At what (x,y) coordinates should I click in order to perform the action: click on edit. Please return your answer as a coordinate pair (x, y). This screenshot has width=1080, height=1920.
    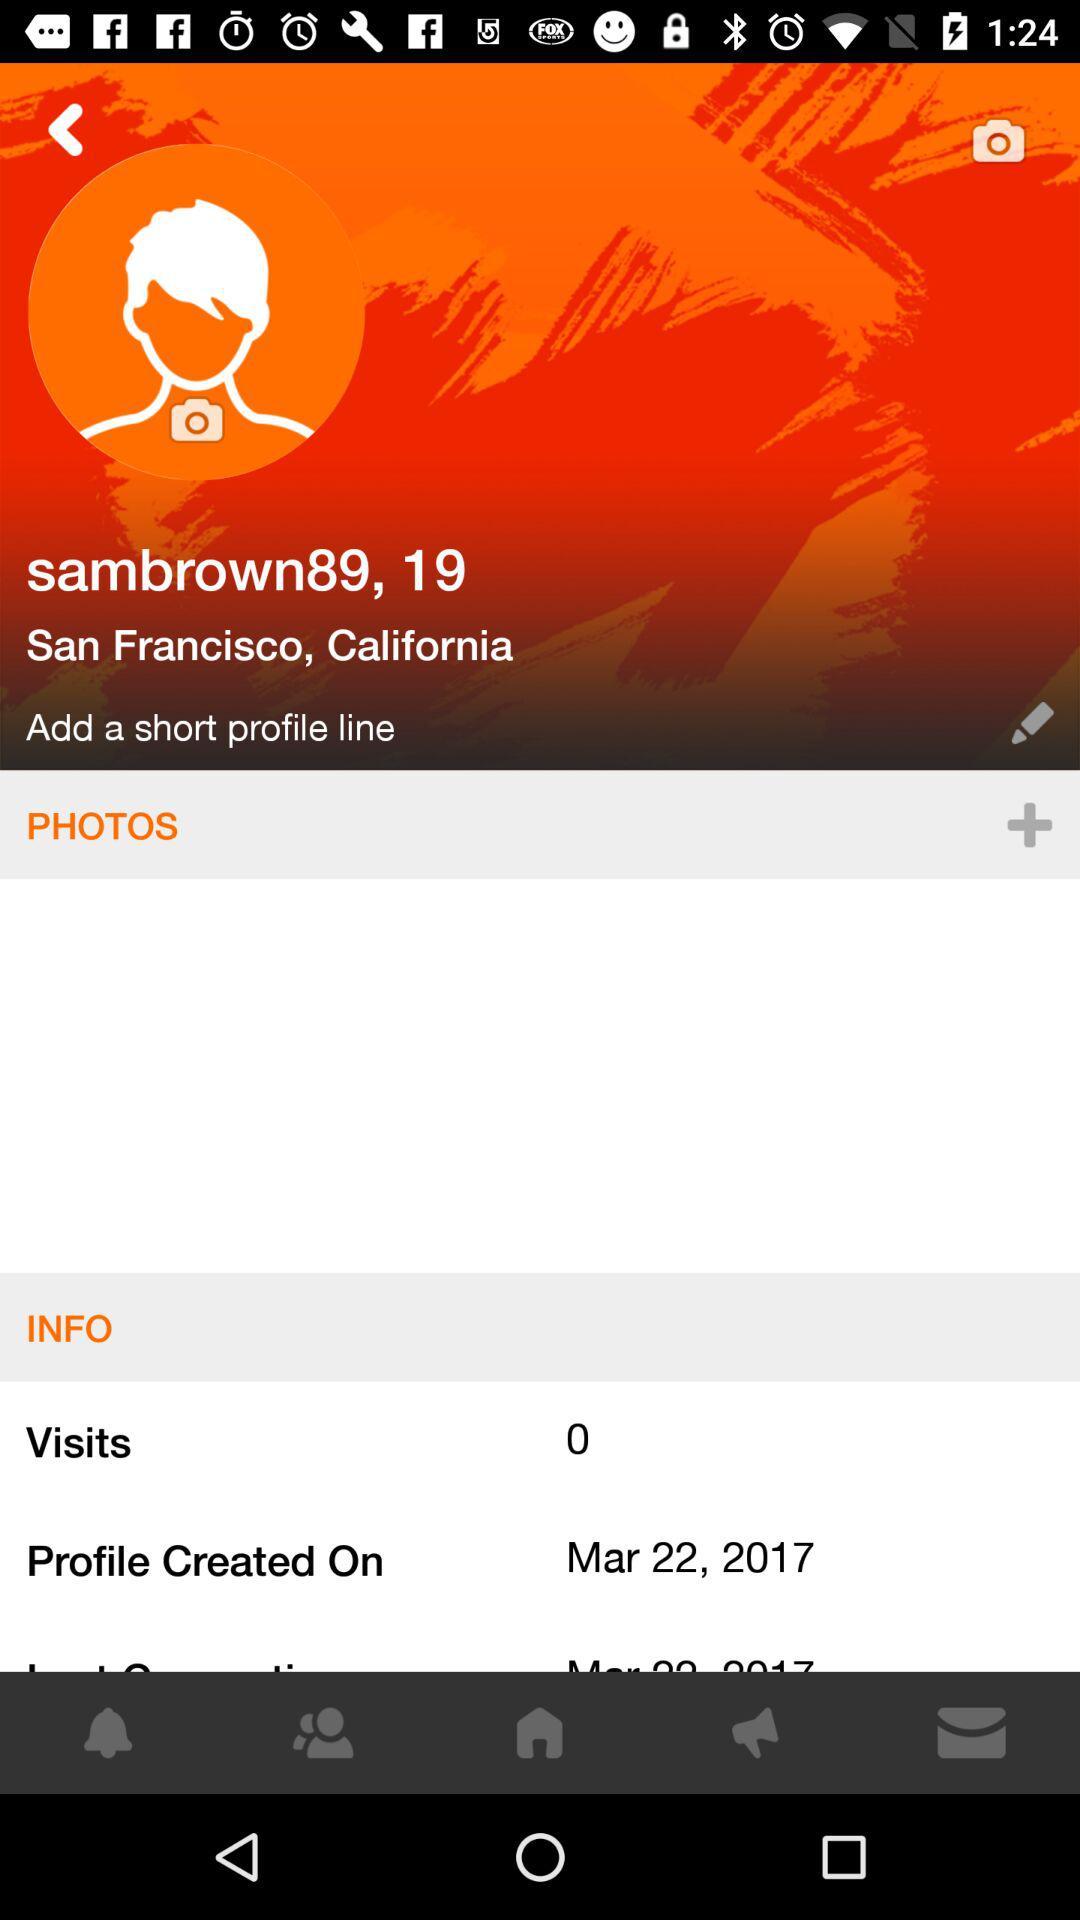
    Looking at the image, I should click on (1032, 722).